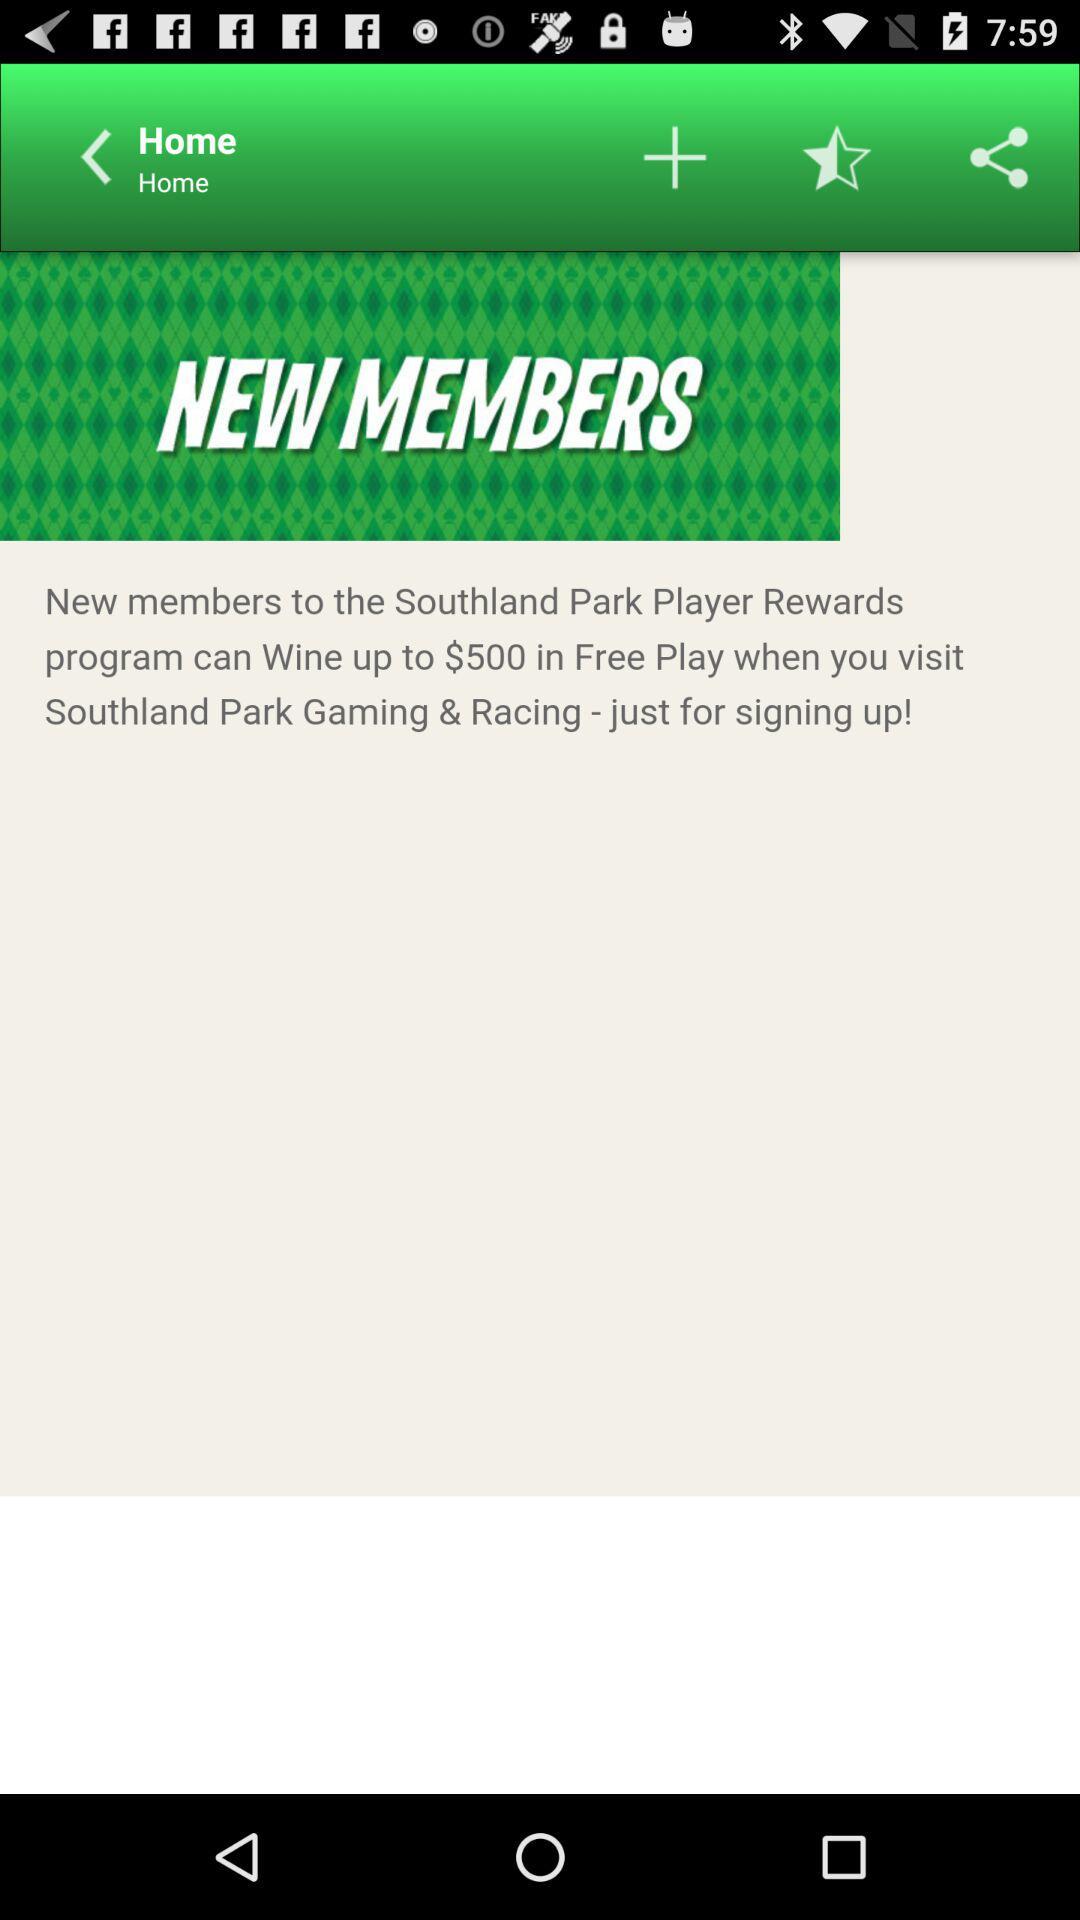  Describe the element at coordinates (999, 156) in the screenshot. I see `share the page` at that location.